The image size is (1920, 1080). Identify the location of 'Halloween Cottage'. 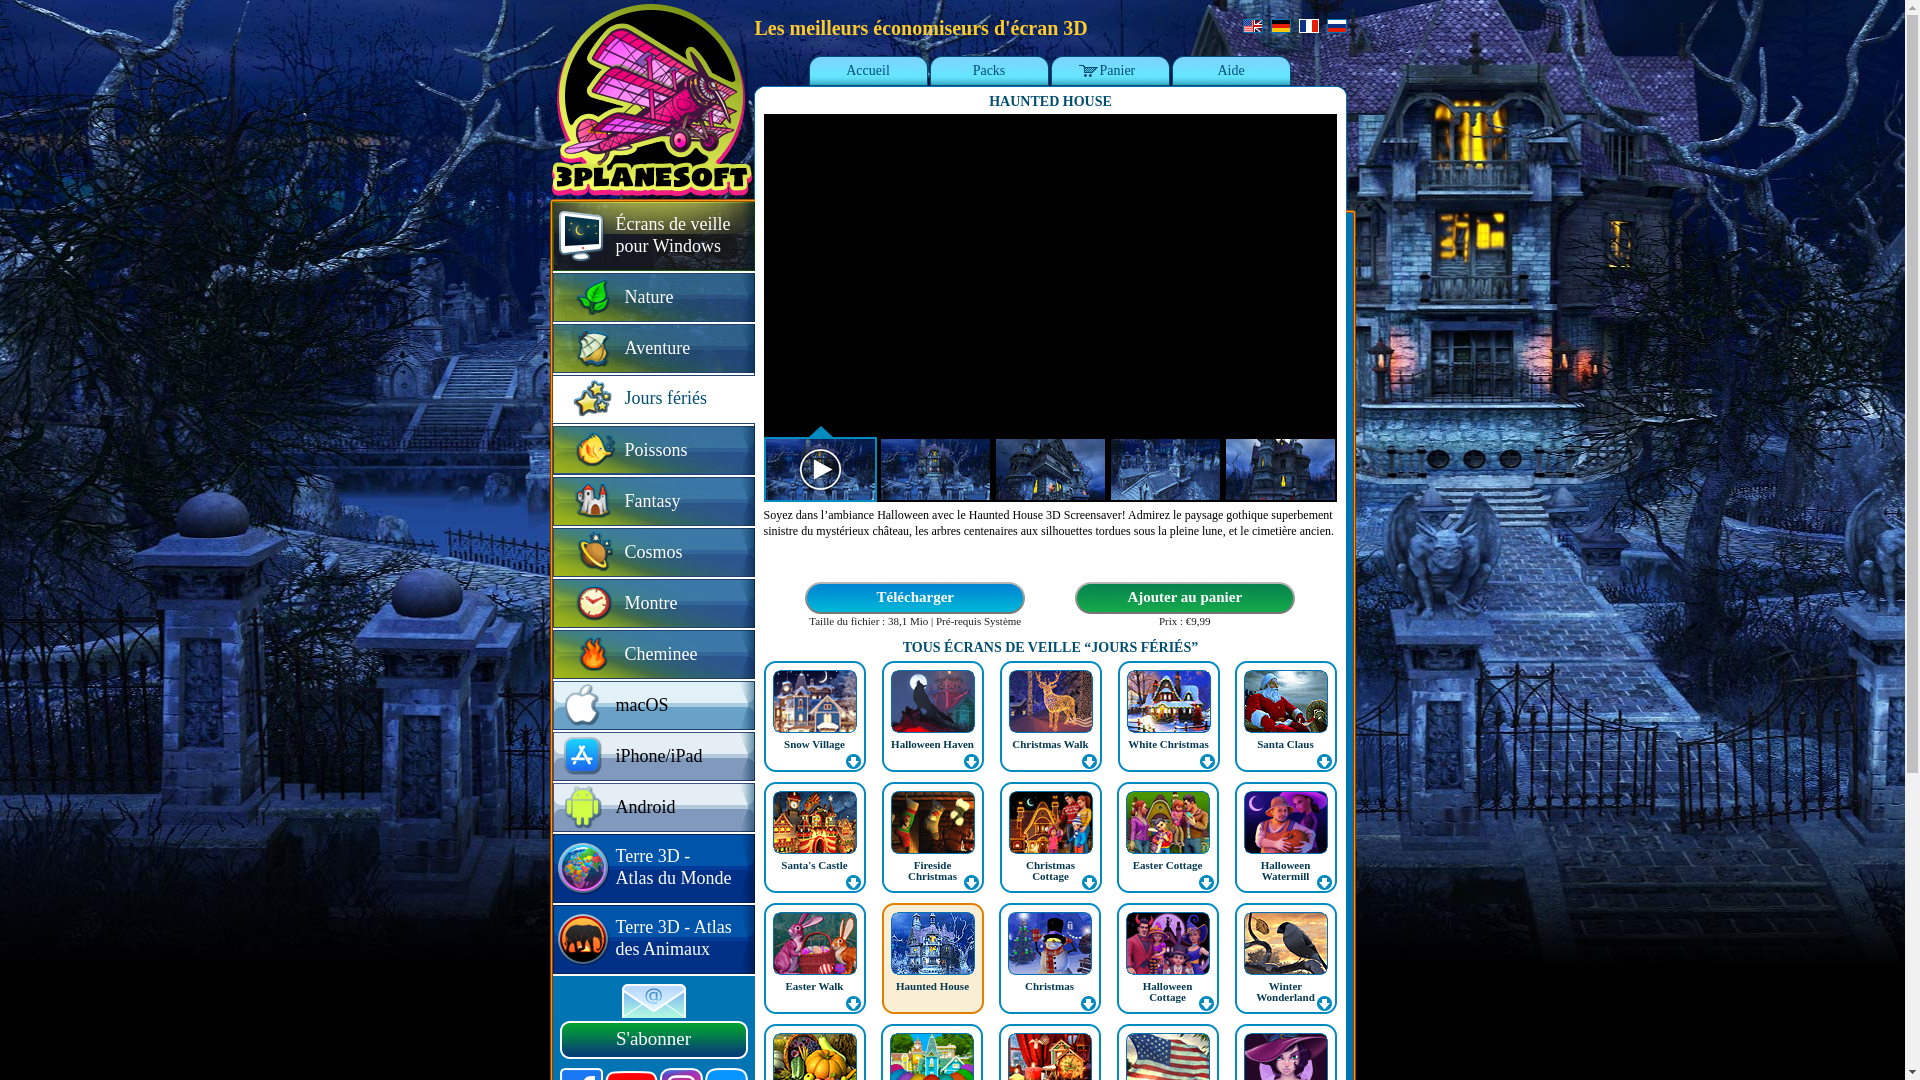
(1166, 957).